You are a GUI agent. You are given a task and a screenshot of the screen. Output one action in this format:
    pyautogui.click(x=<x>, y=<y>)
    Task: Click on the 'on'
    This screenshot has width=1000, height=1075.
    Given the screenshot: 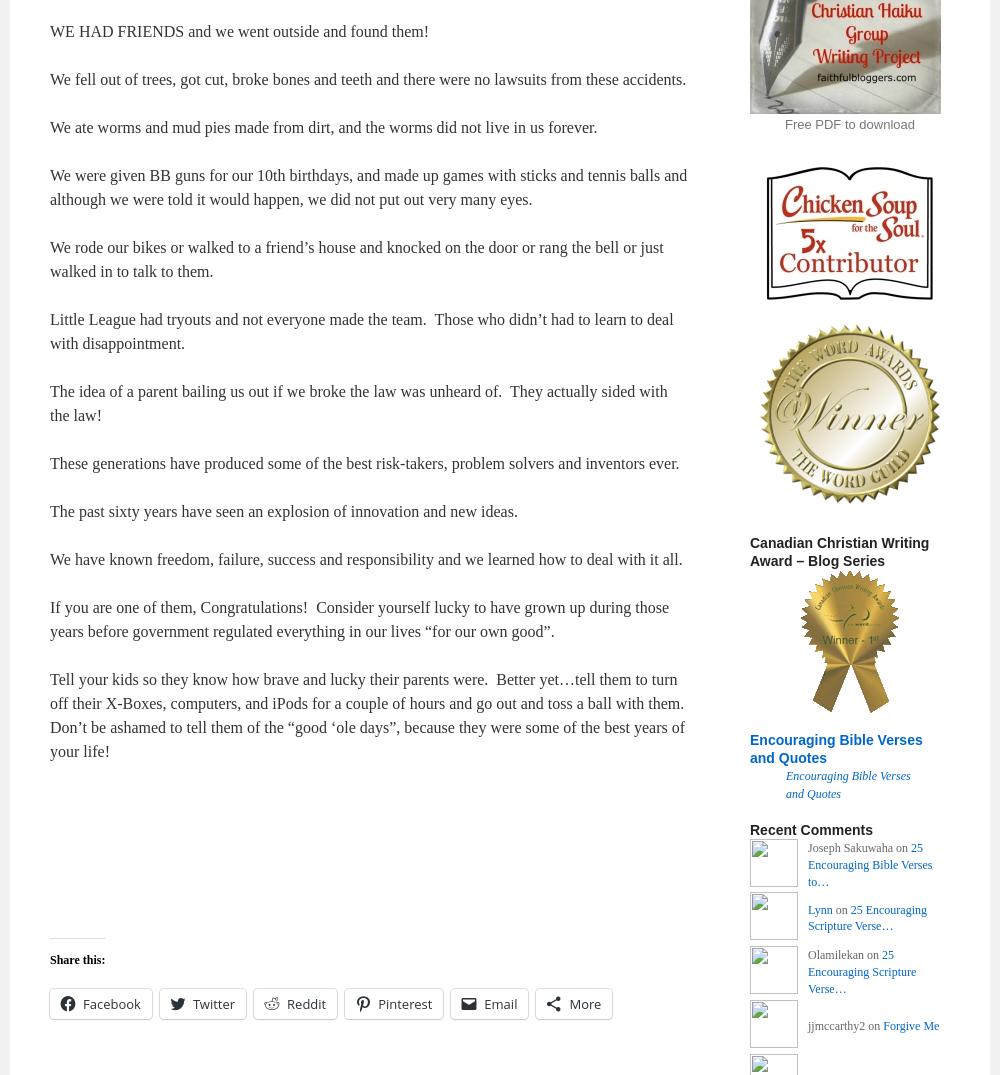 What is the action you would take?
    pyautogui.click(x=840, y=908)
    